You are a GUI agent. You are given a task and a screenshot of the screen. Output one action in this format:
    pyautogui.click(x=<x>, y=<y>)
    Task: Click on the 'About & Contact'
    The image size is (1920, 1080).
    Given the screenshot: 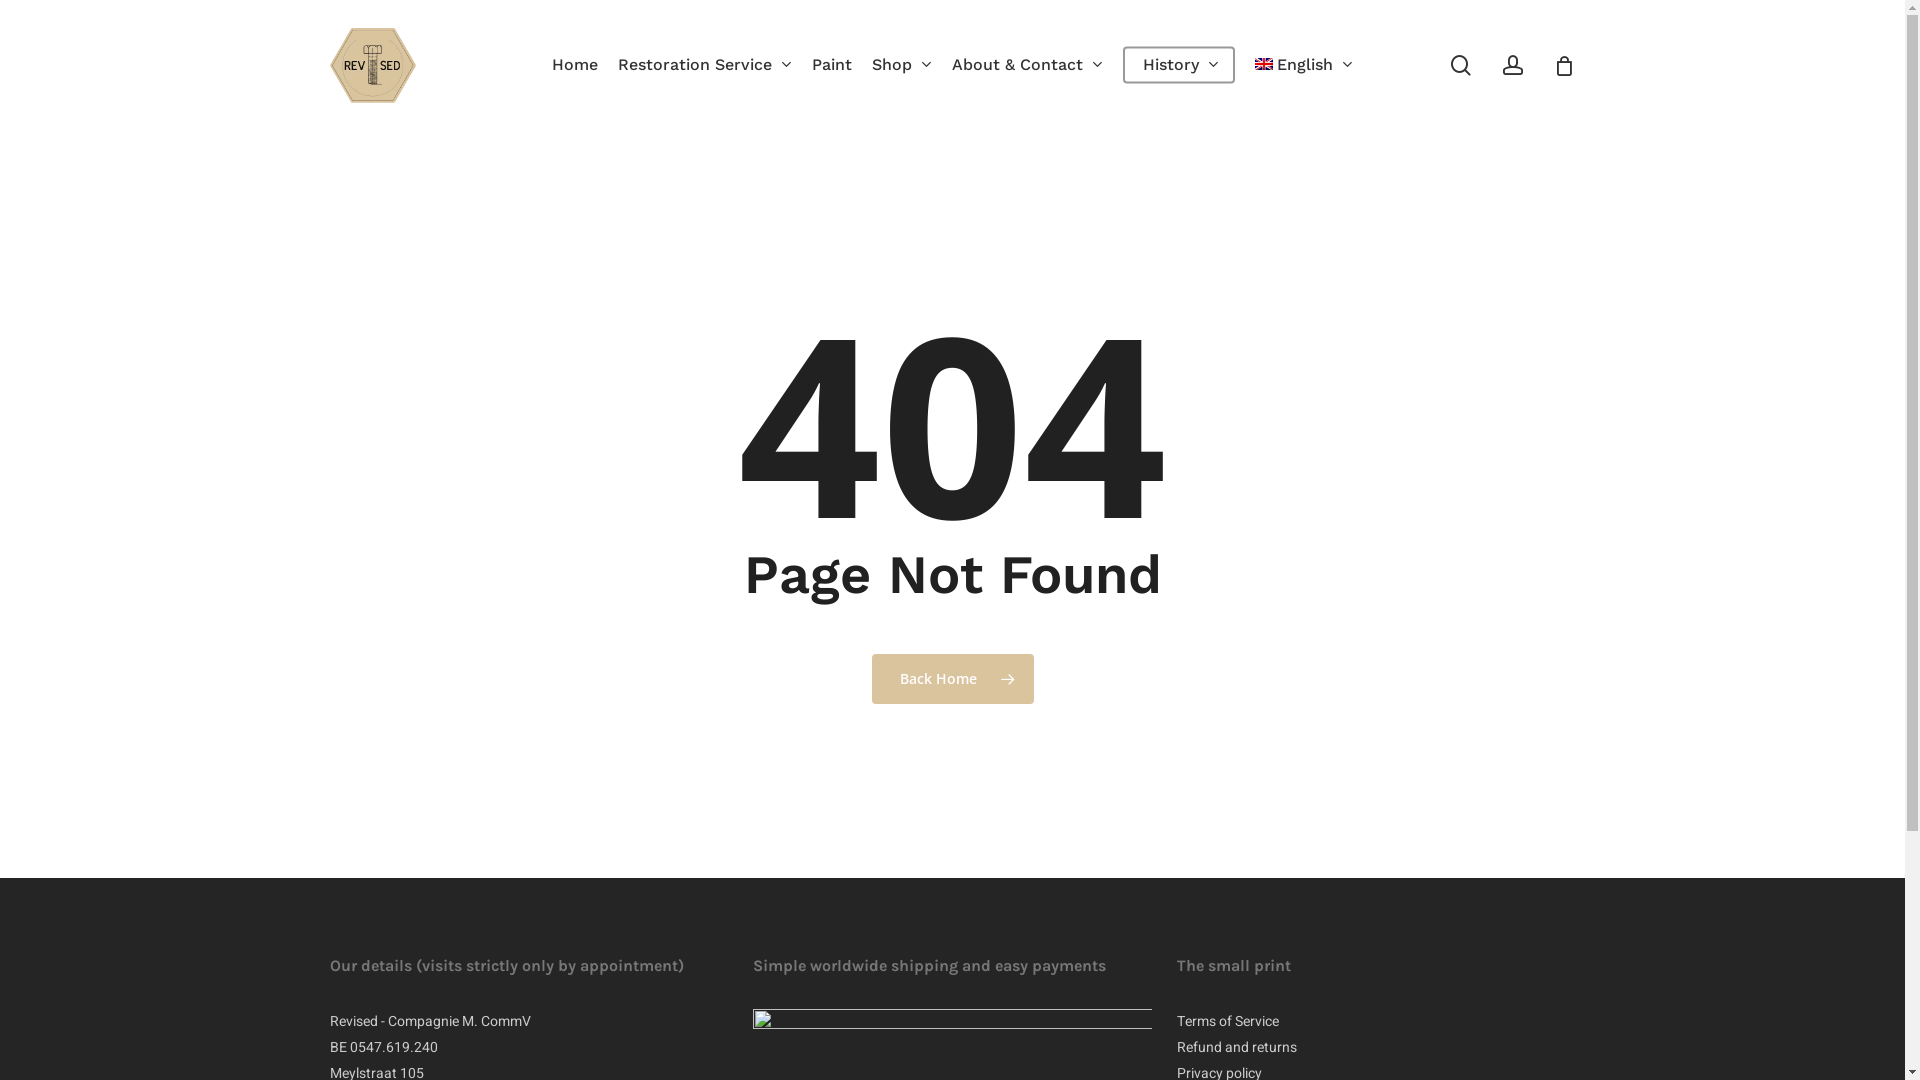 What is the action you would take?
    pyautogui.click(x=1027, y=64)
    